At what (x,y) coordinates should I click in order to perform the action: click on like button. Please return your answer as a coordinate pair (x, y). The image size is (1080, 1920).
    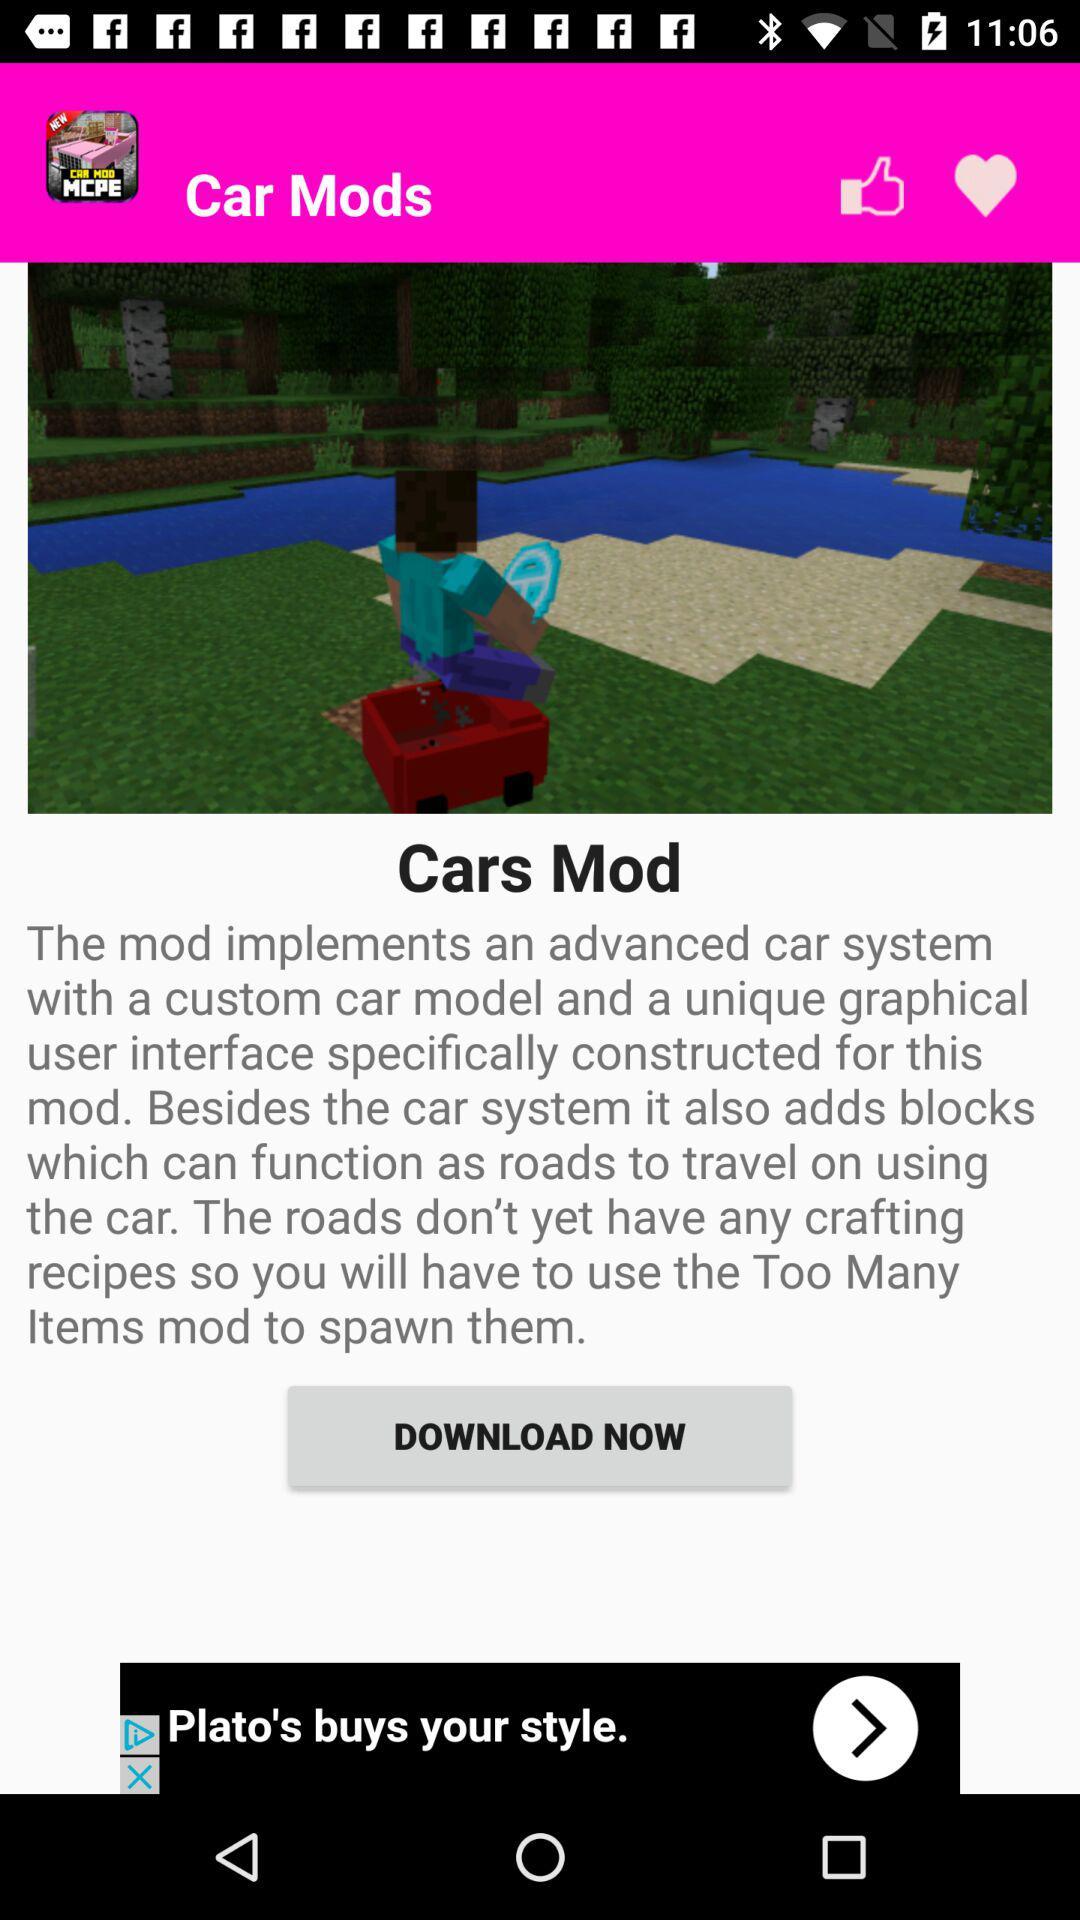
    Looking at the image, I should click on (871, 186).